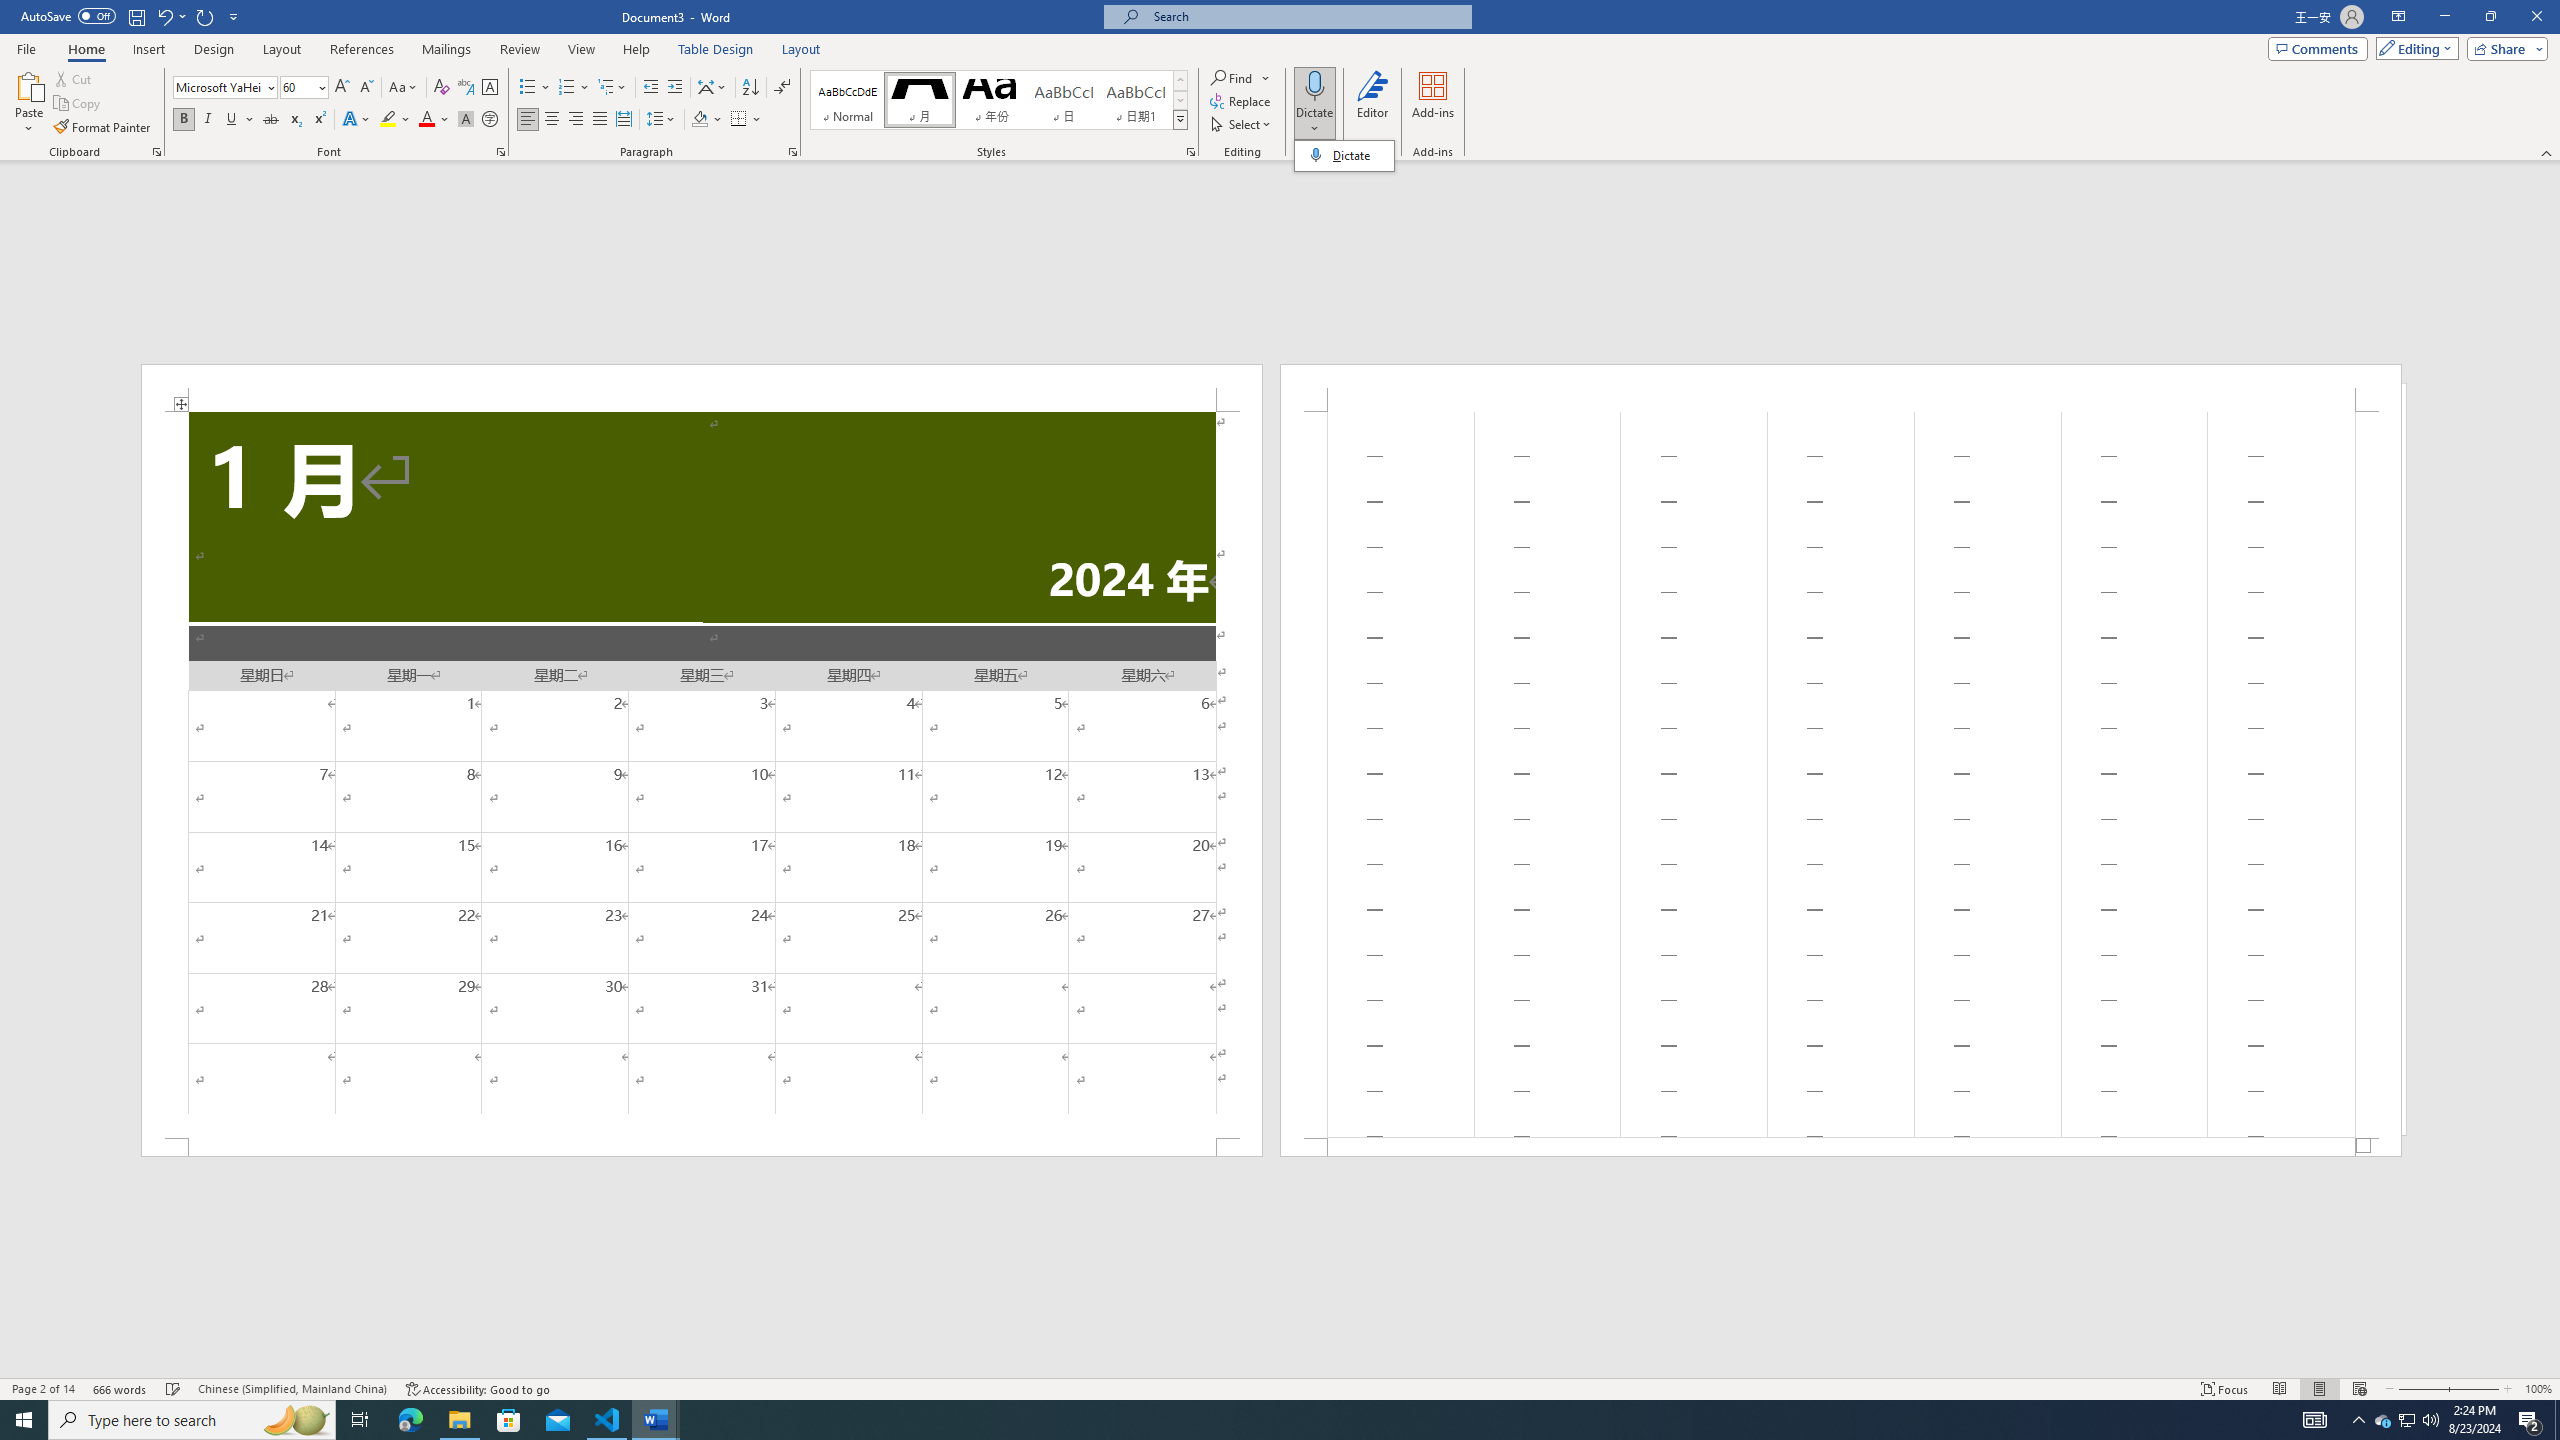 The width and height of the screenshot is (2560, 1440). I want to click on 'User Promoted Notification Area', so click(2405, 1418).